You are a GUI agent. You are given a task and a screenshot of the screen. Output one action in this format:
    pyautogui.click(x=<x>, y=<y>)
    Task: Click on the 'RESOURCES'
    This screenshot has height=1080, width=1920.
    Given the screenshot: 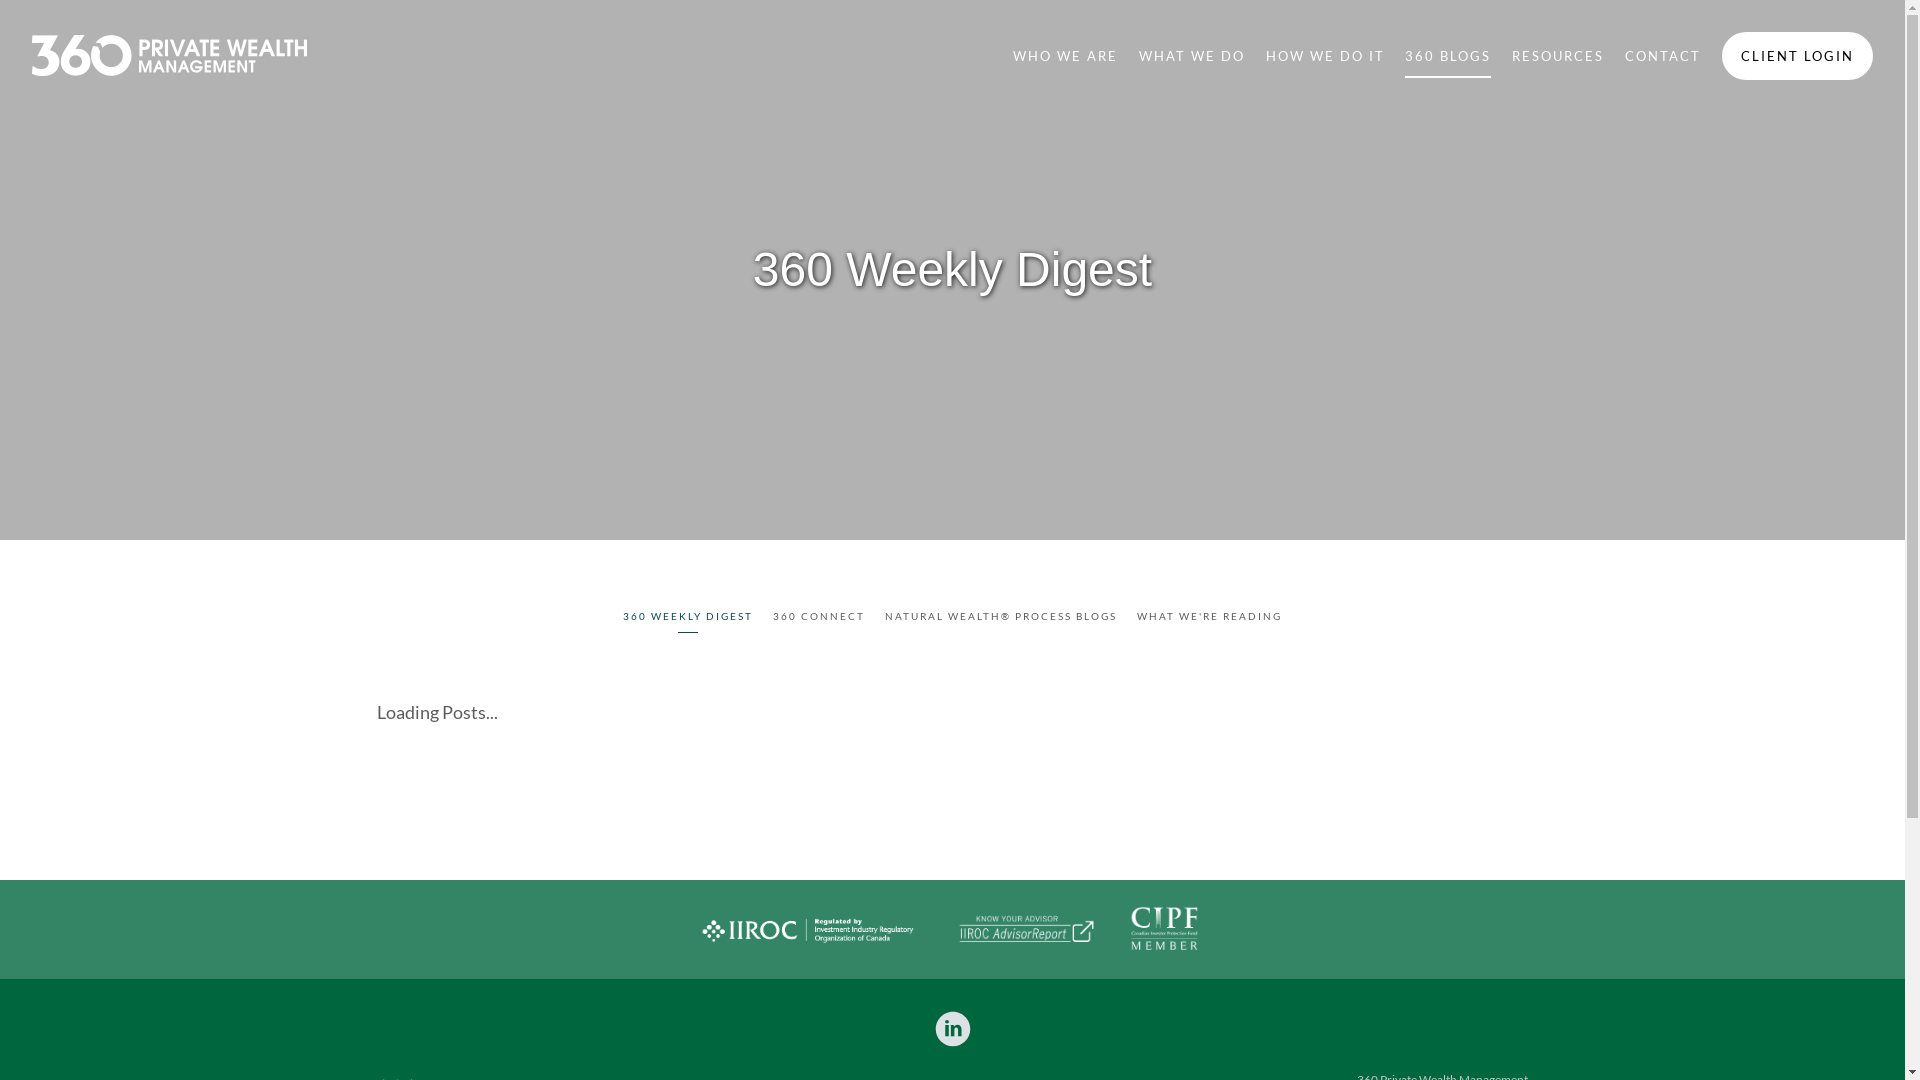 What is the action you would take?
    pyautogui.click(x=1512, y=54)
    